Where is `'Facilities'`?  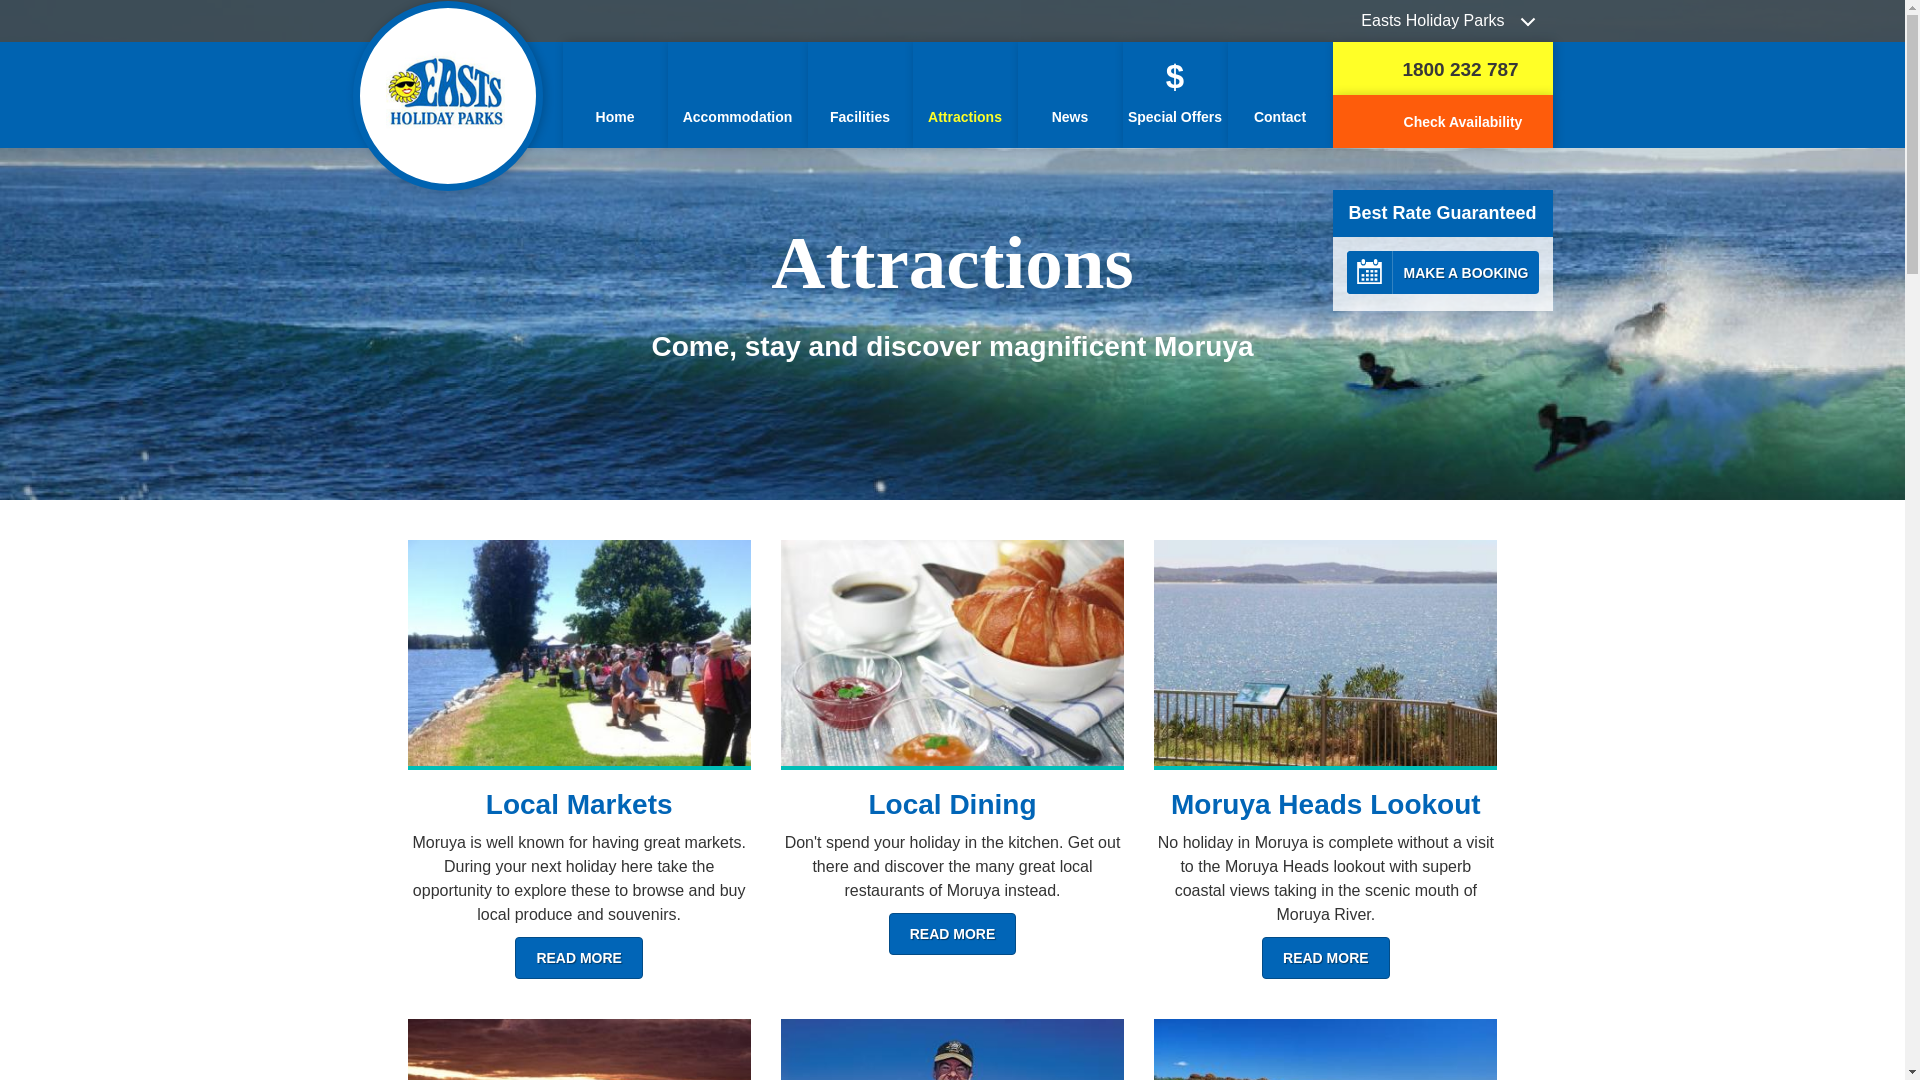
'Facilities' is located at coordinates (860, 95).